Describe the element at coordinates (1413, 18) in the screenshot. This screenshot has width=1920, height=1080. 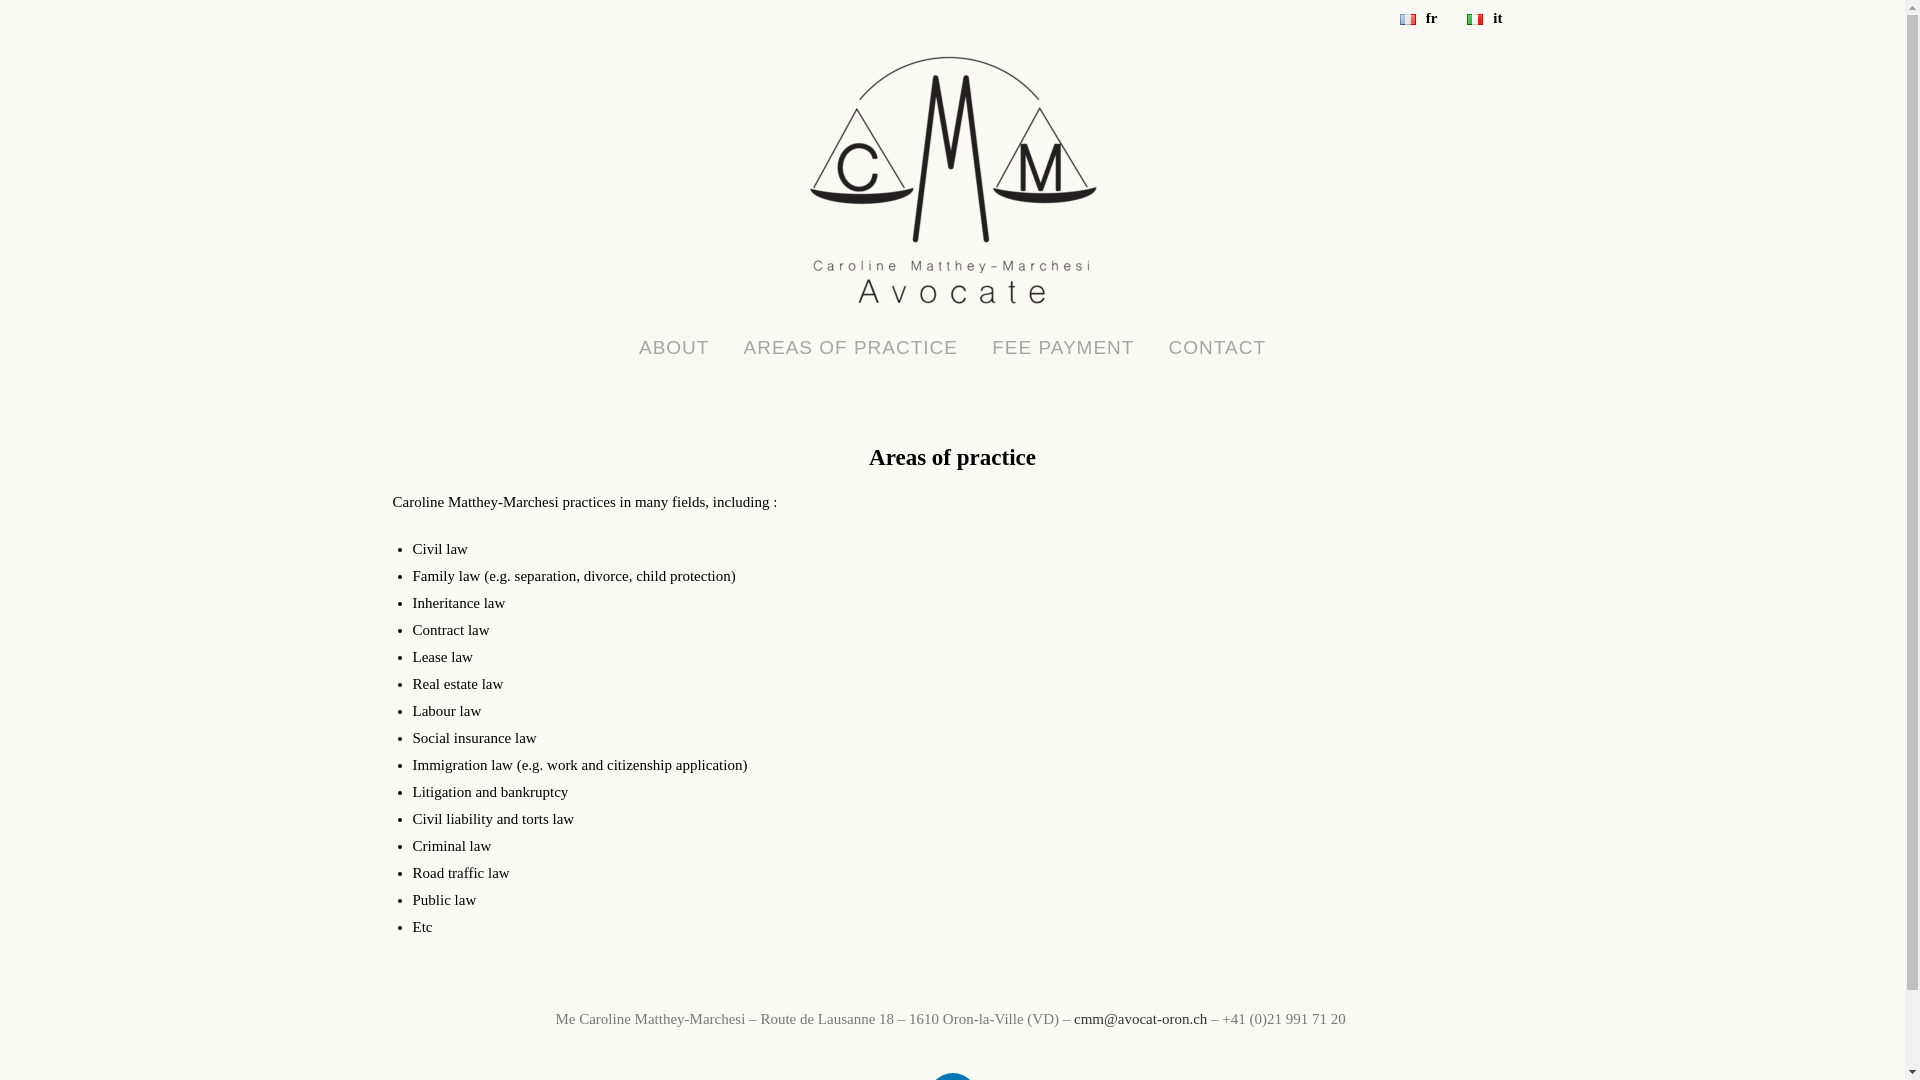
I see `'fr'` at that location.